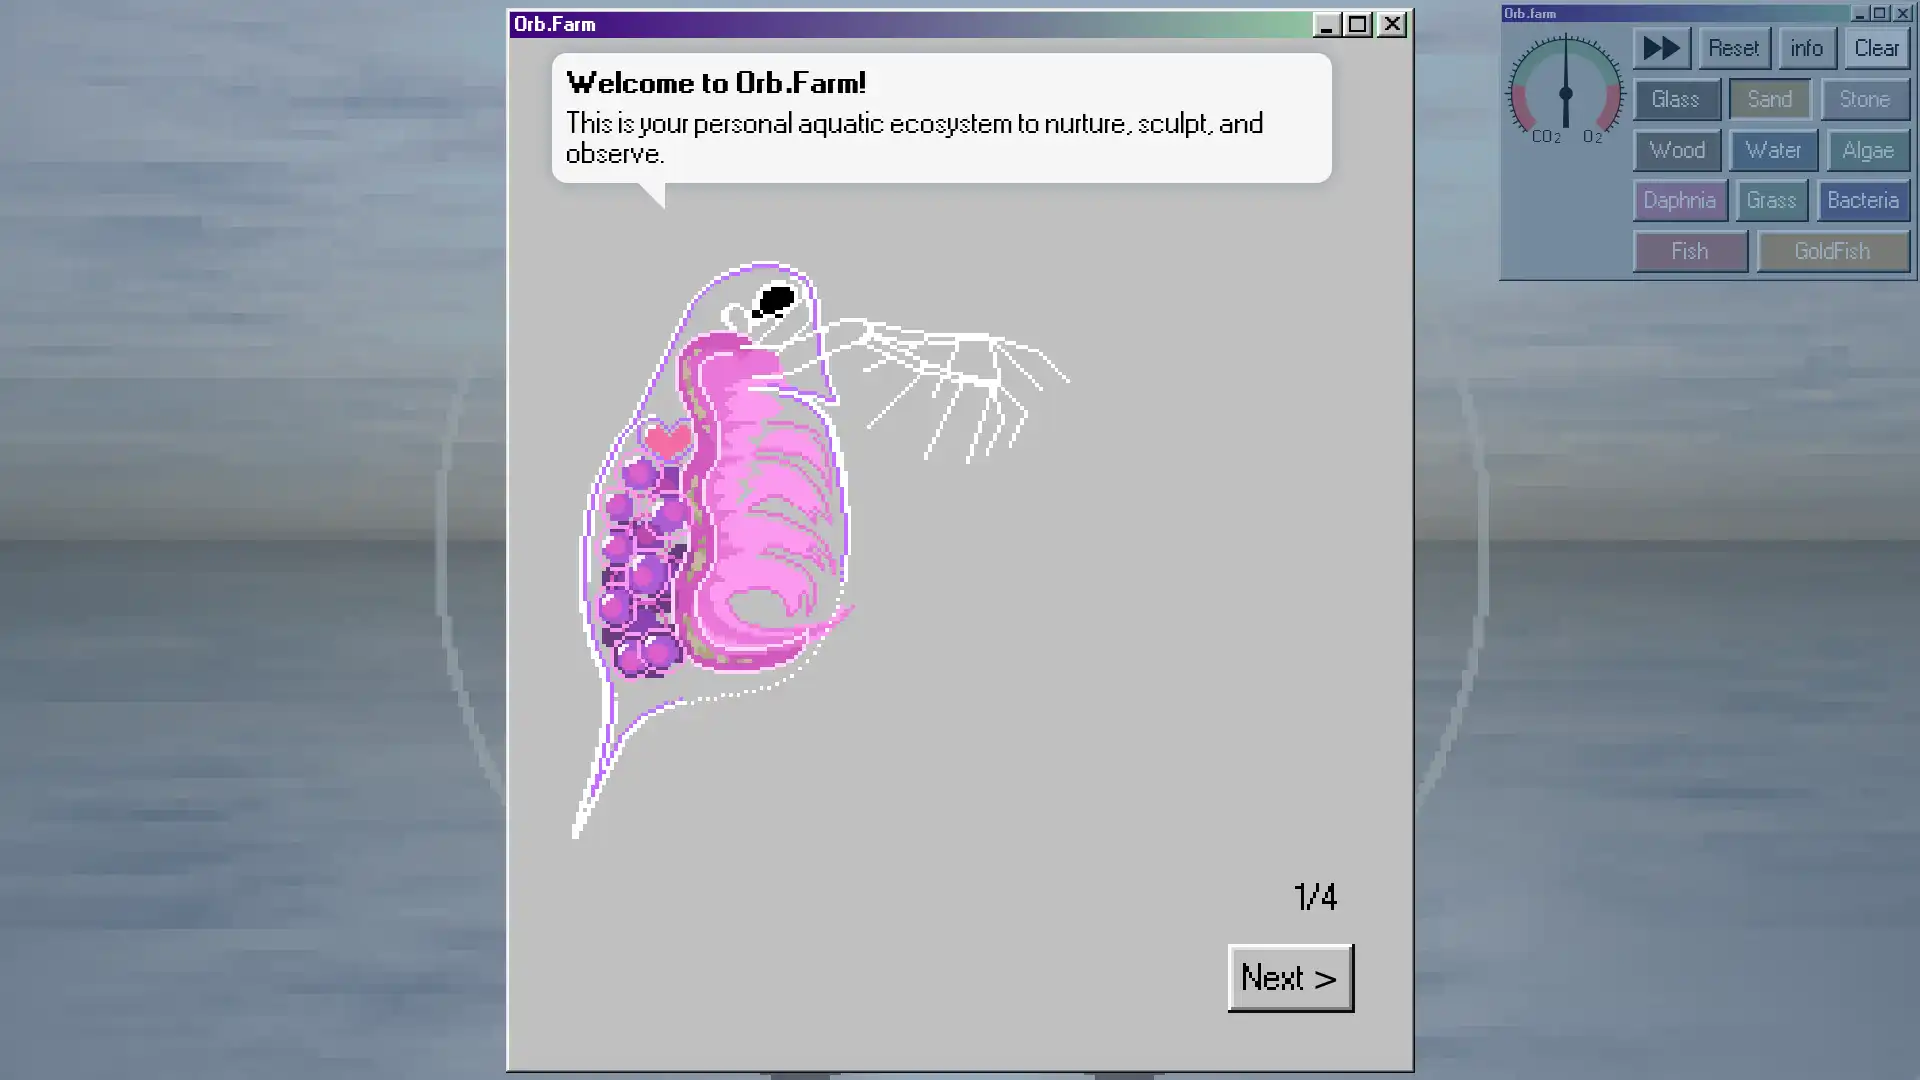  Describe the element at coordinates (1001, 25) in the screenshot. I see `Clear` at that location.